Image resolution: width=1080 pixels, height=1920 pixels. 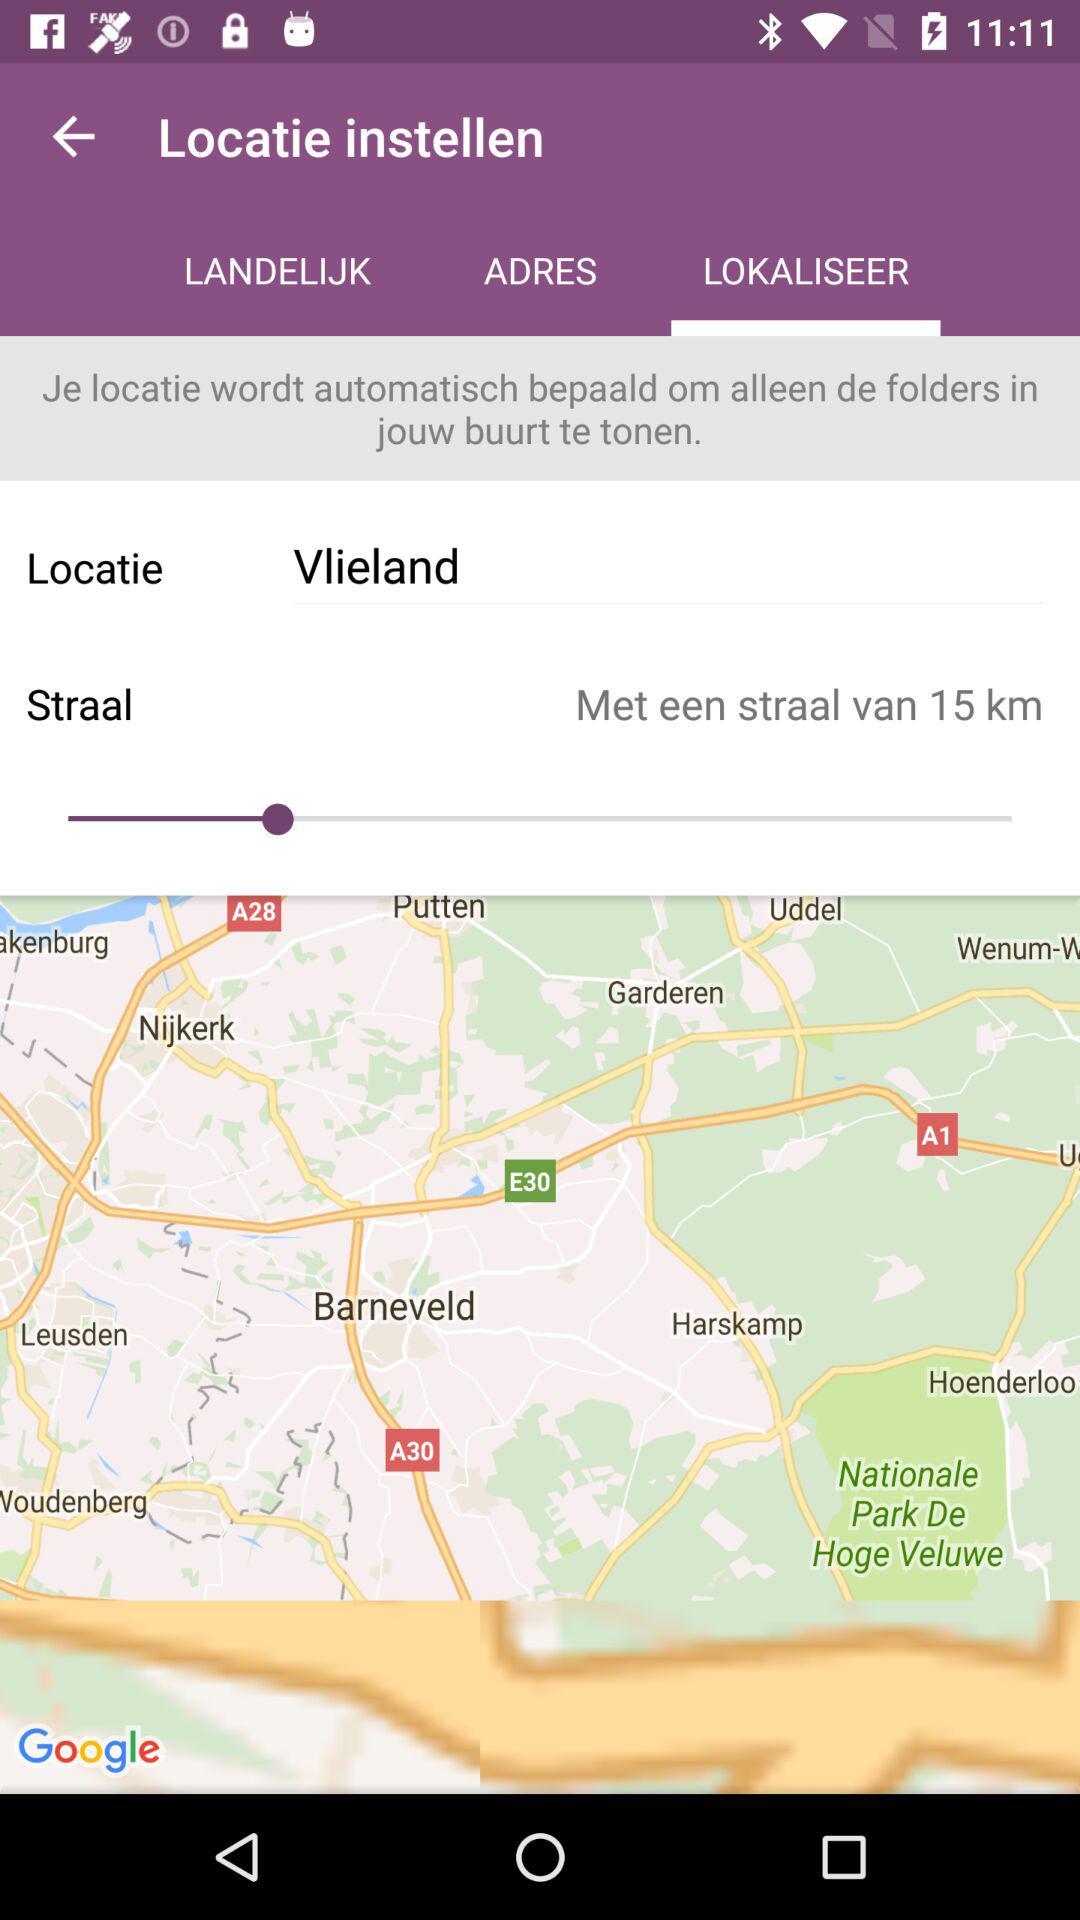 What do you see at coordinates (540, 272) in the screenshot?
I see `the icon above je locatie wordt icon` at bounding box center [540, 272].